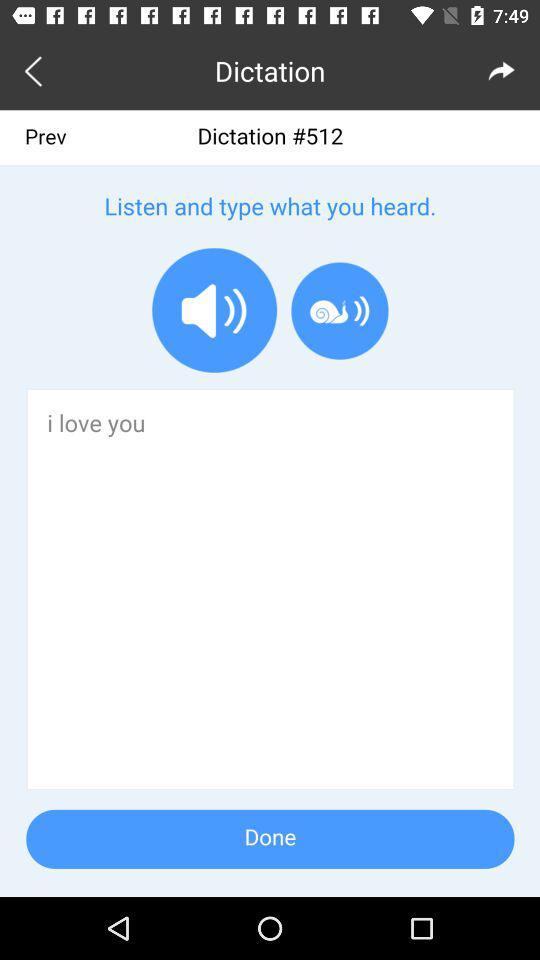  What do you see at coordinates (37, 70) in the screenshot?
I see `the arrow_backward icon` at bounding box center [37, 70].